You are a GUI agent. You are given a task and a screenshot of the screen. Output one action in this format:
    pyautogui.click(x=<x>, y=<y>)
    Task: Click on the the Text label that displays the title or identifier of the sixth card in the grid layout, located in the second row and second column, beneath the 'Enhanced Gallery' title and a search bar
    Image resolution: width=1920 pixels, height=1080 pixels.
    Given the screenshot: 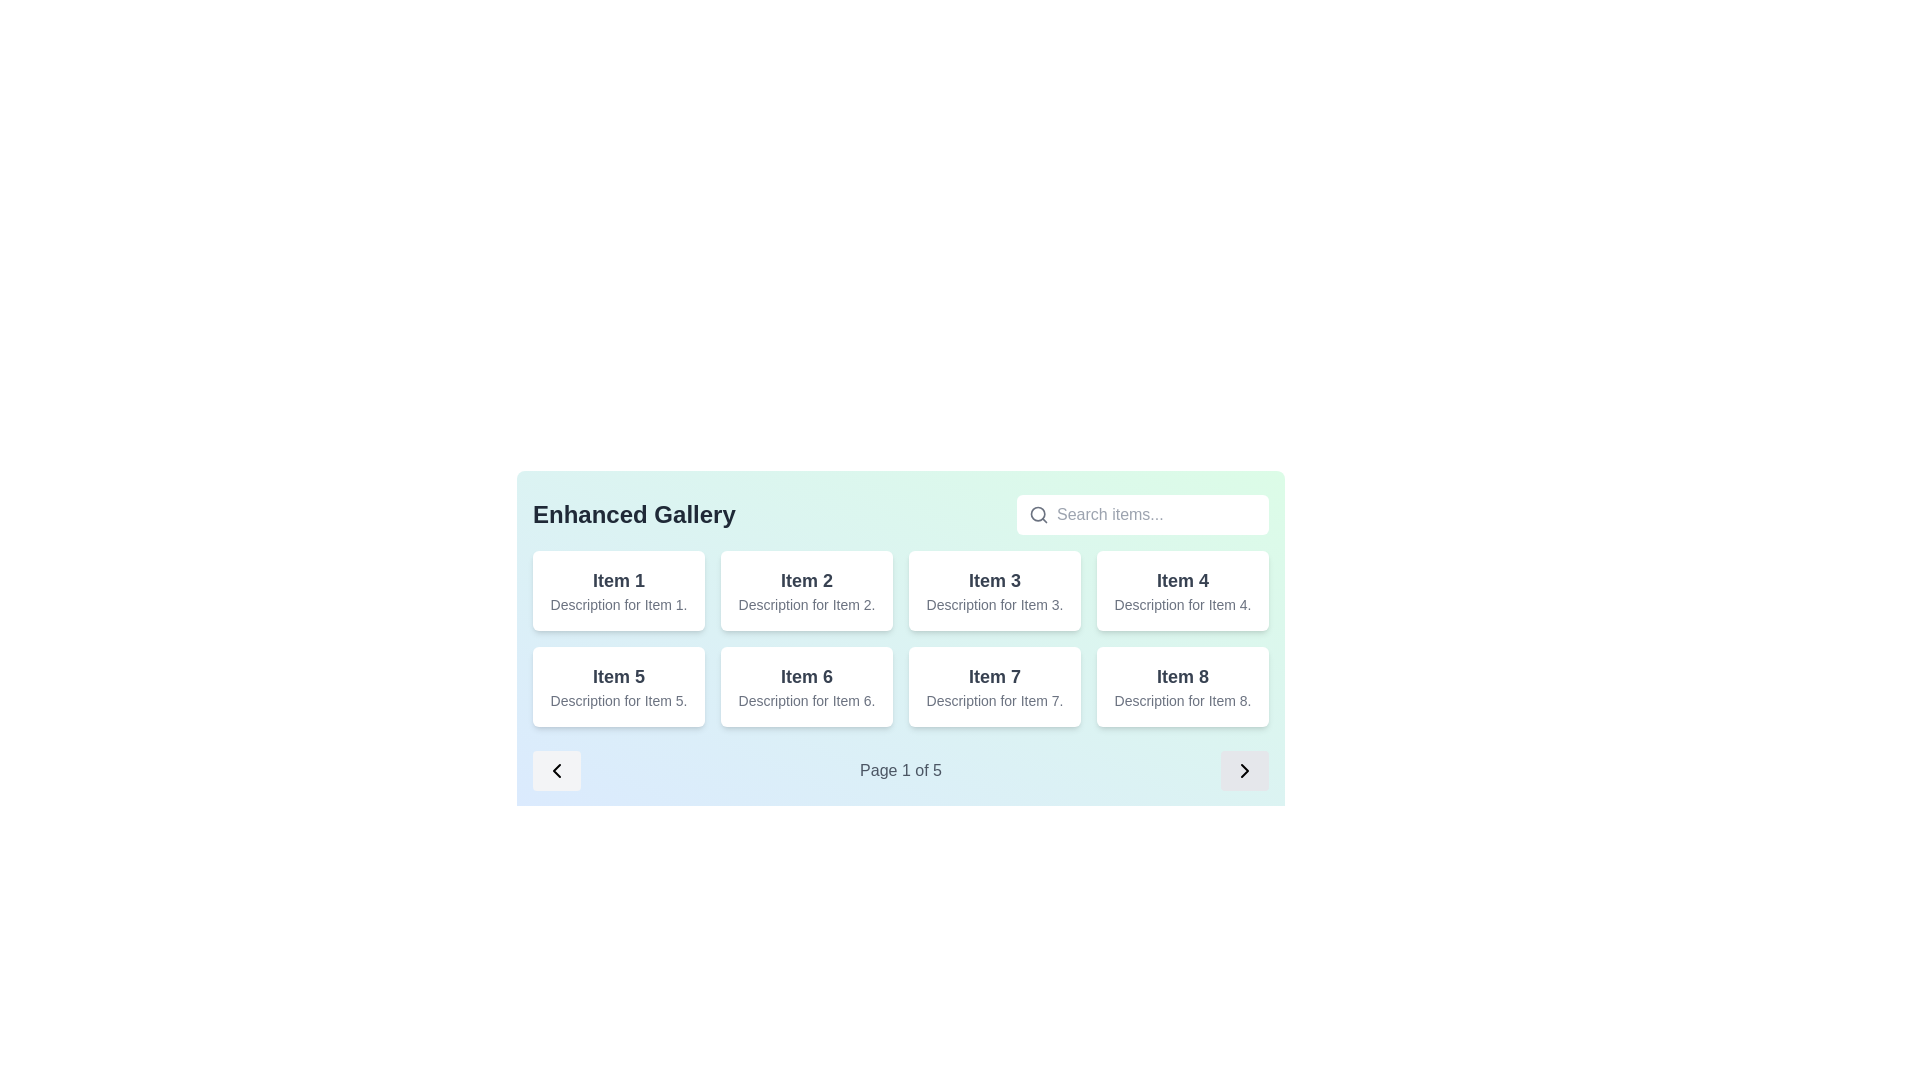 What is the action you would take?
    pyautogui.click(x=806, y=676)
    